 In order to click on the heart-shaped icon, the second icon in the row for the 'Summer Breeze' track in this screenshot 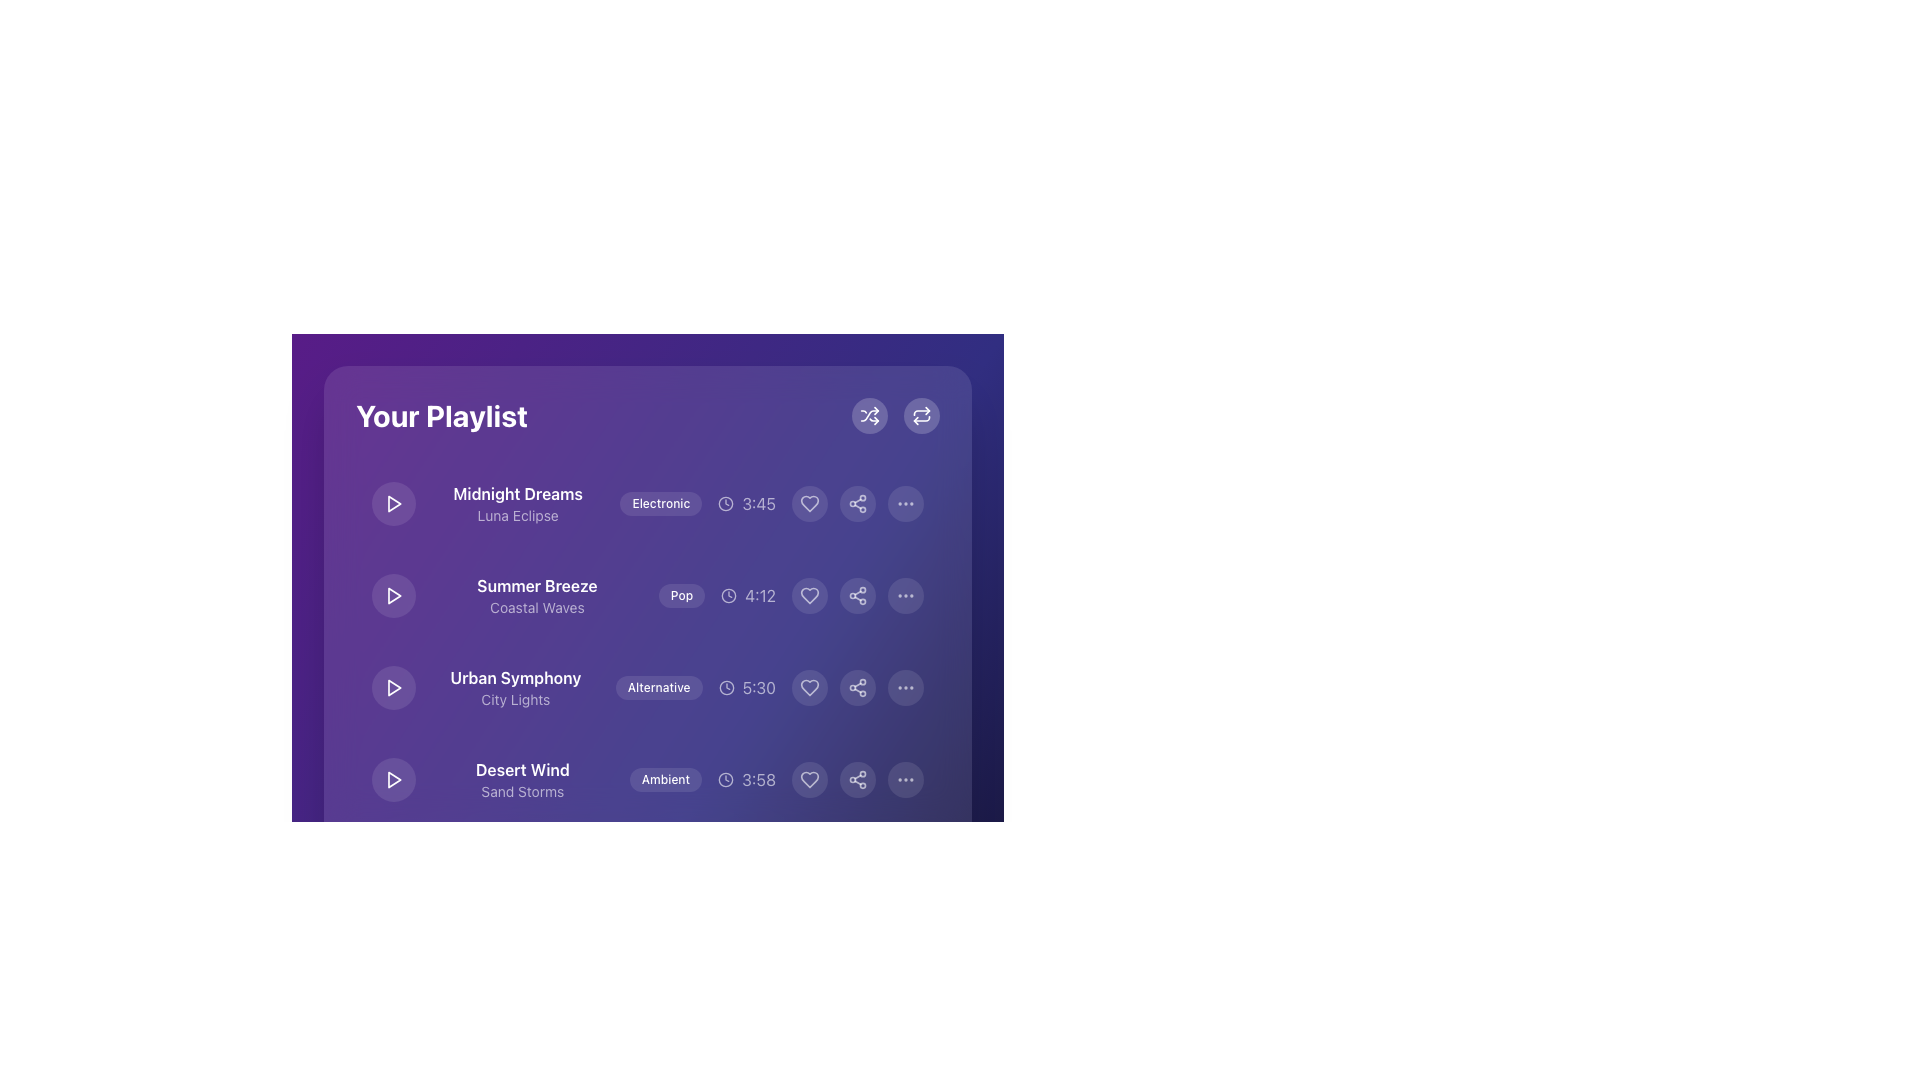, I will do `click(810, 595)`.